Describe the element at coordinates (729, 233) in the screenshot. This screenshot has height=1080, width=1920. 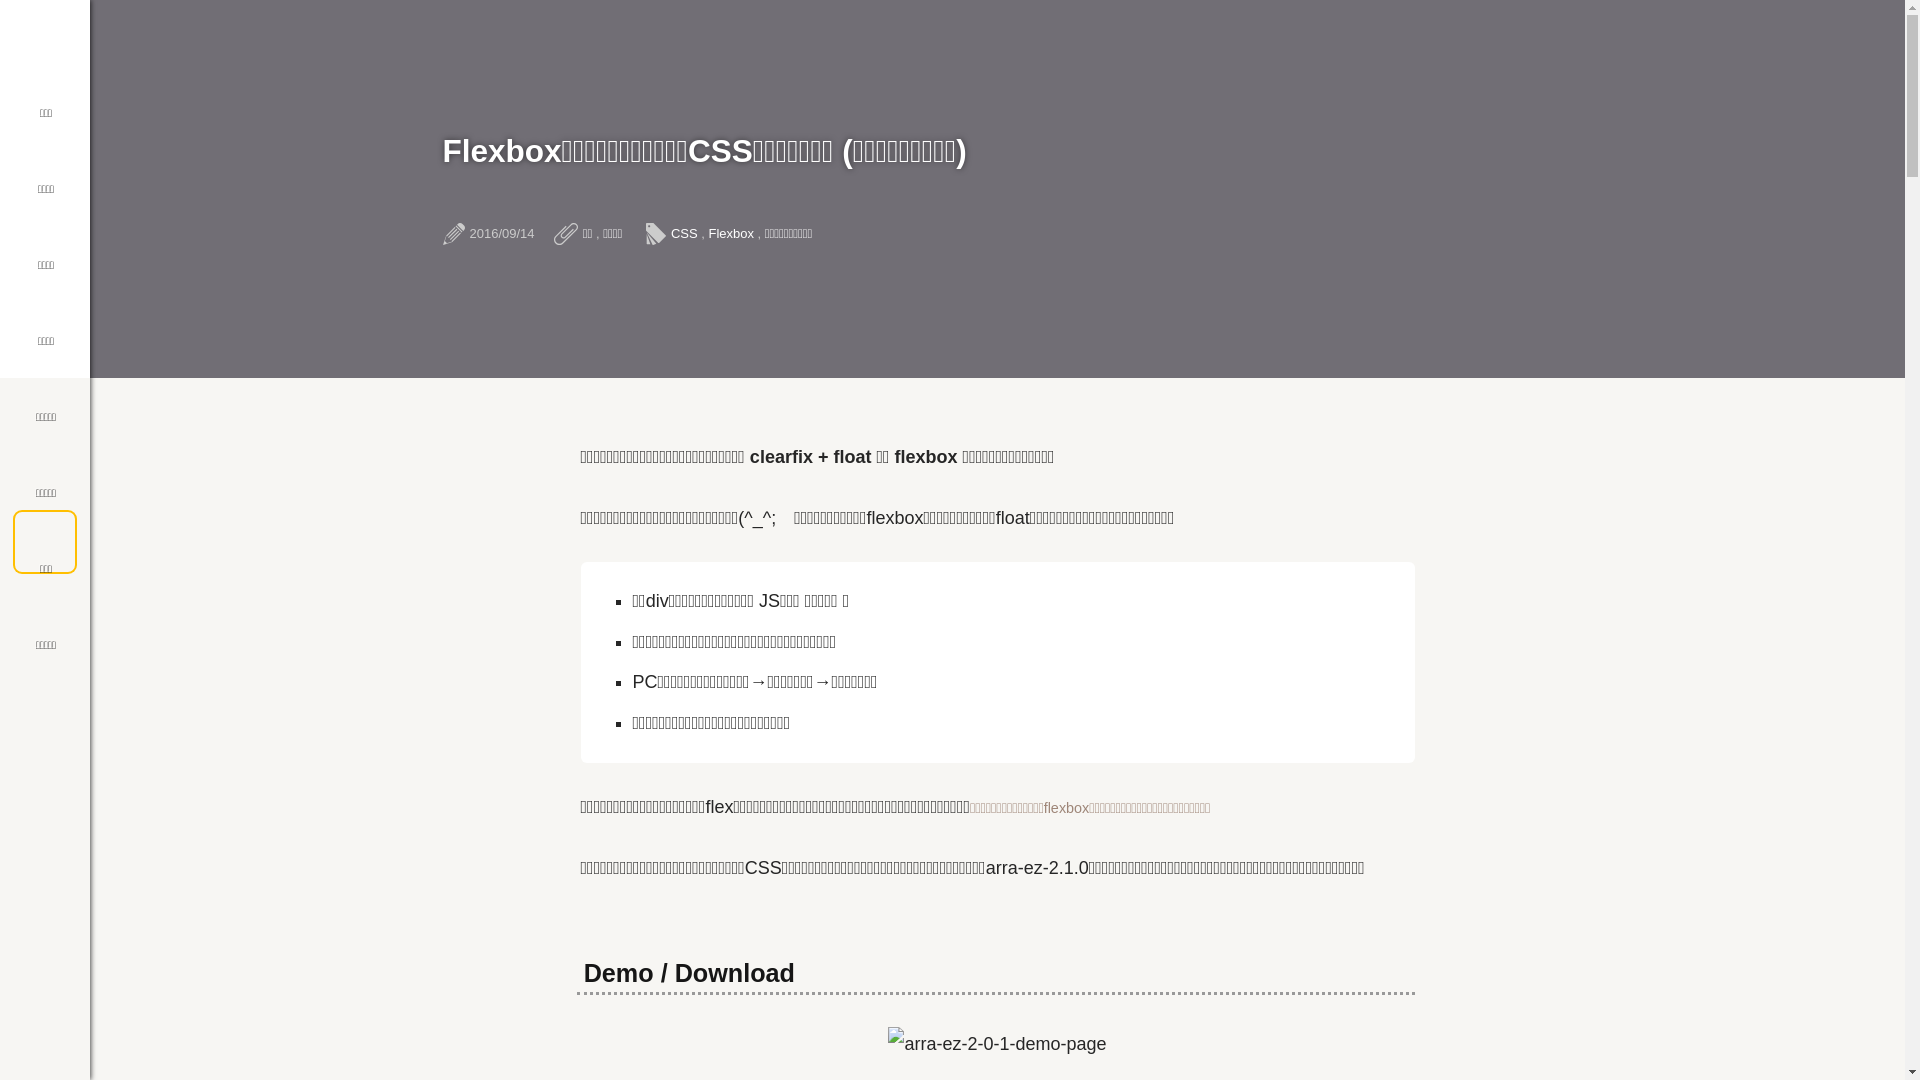
I see `'Flexbox'` at that location.